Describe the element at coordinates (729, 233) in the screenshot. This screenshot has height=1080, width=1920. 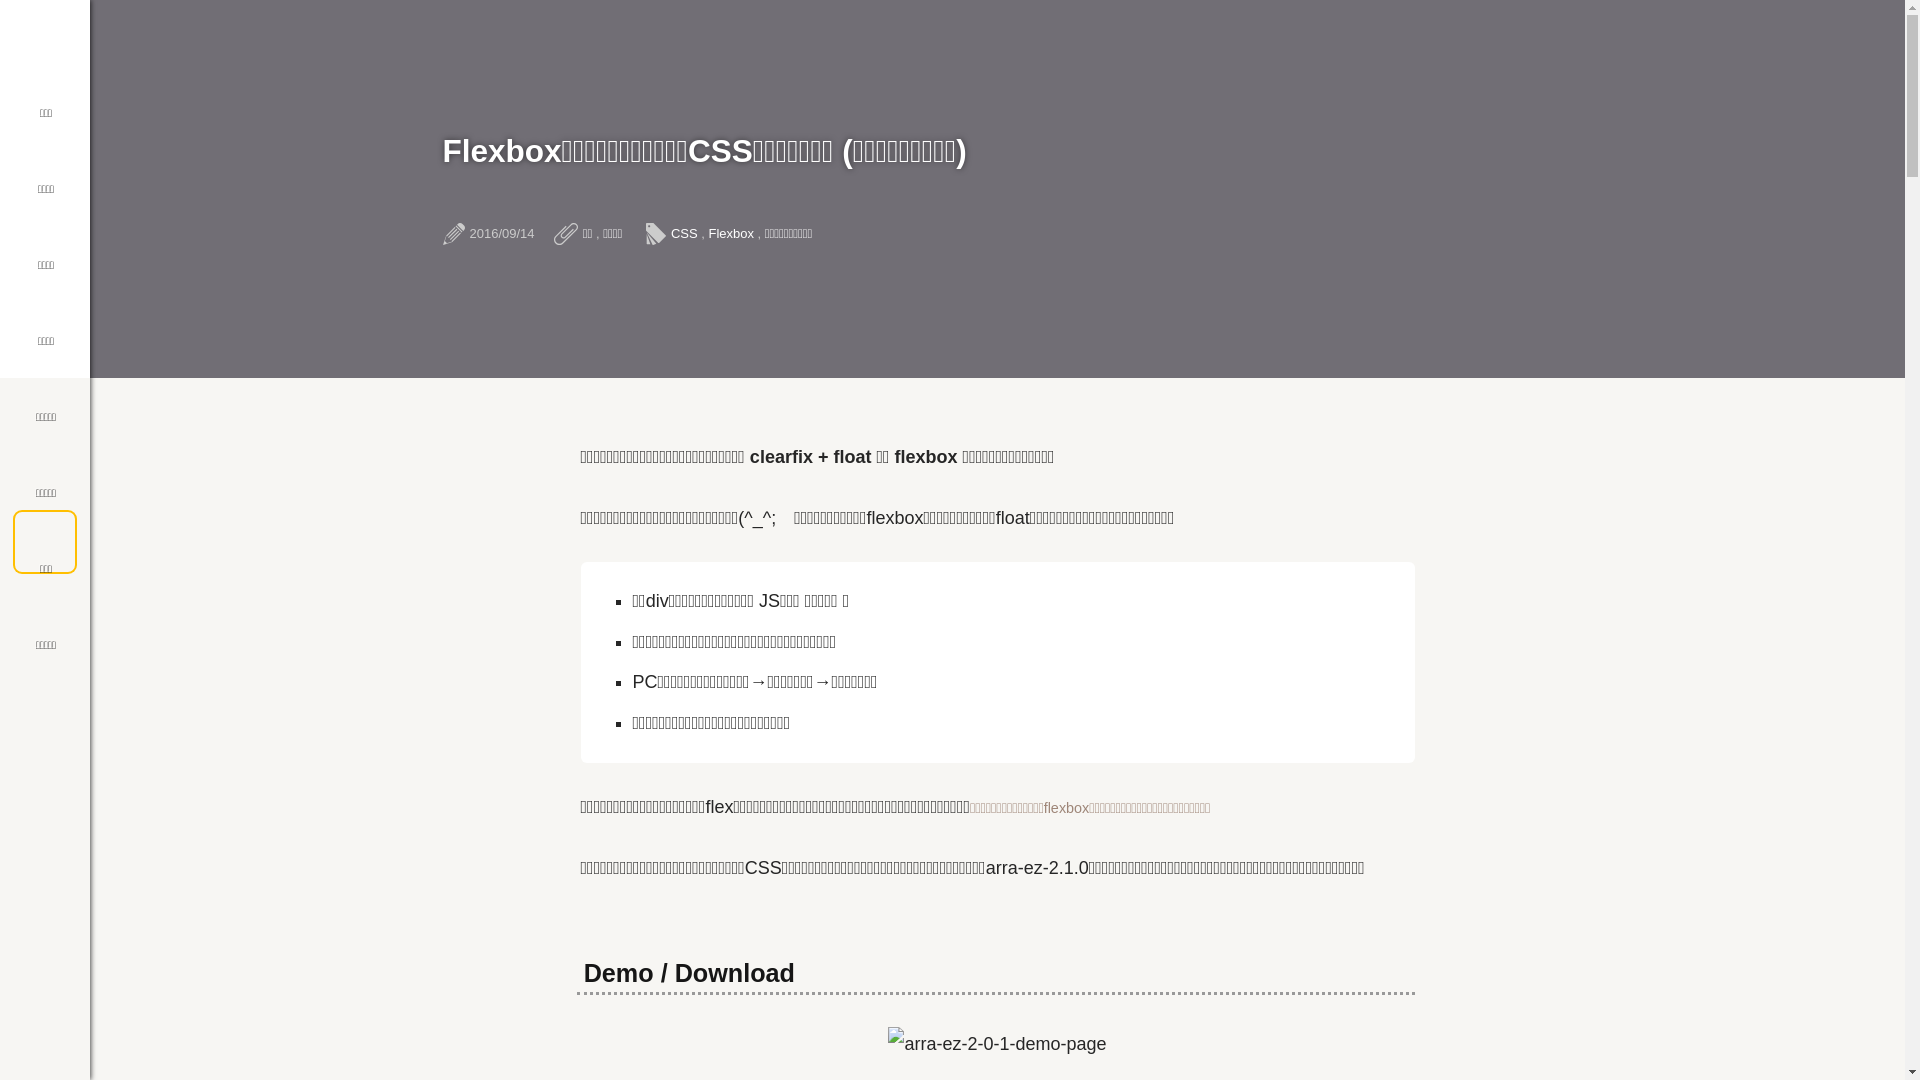
I see `'Flexbox'` at that location.